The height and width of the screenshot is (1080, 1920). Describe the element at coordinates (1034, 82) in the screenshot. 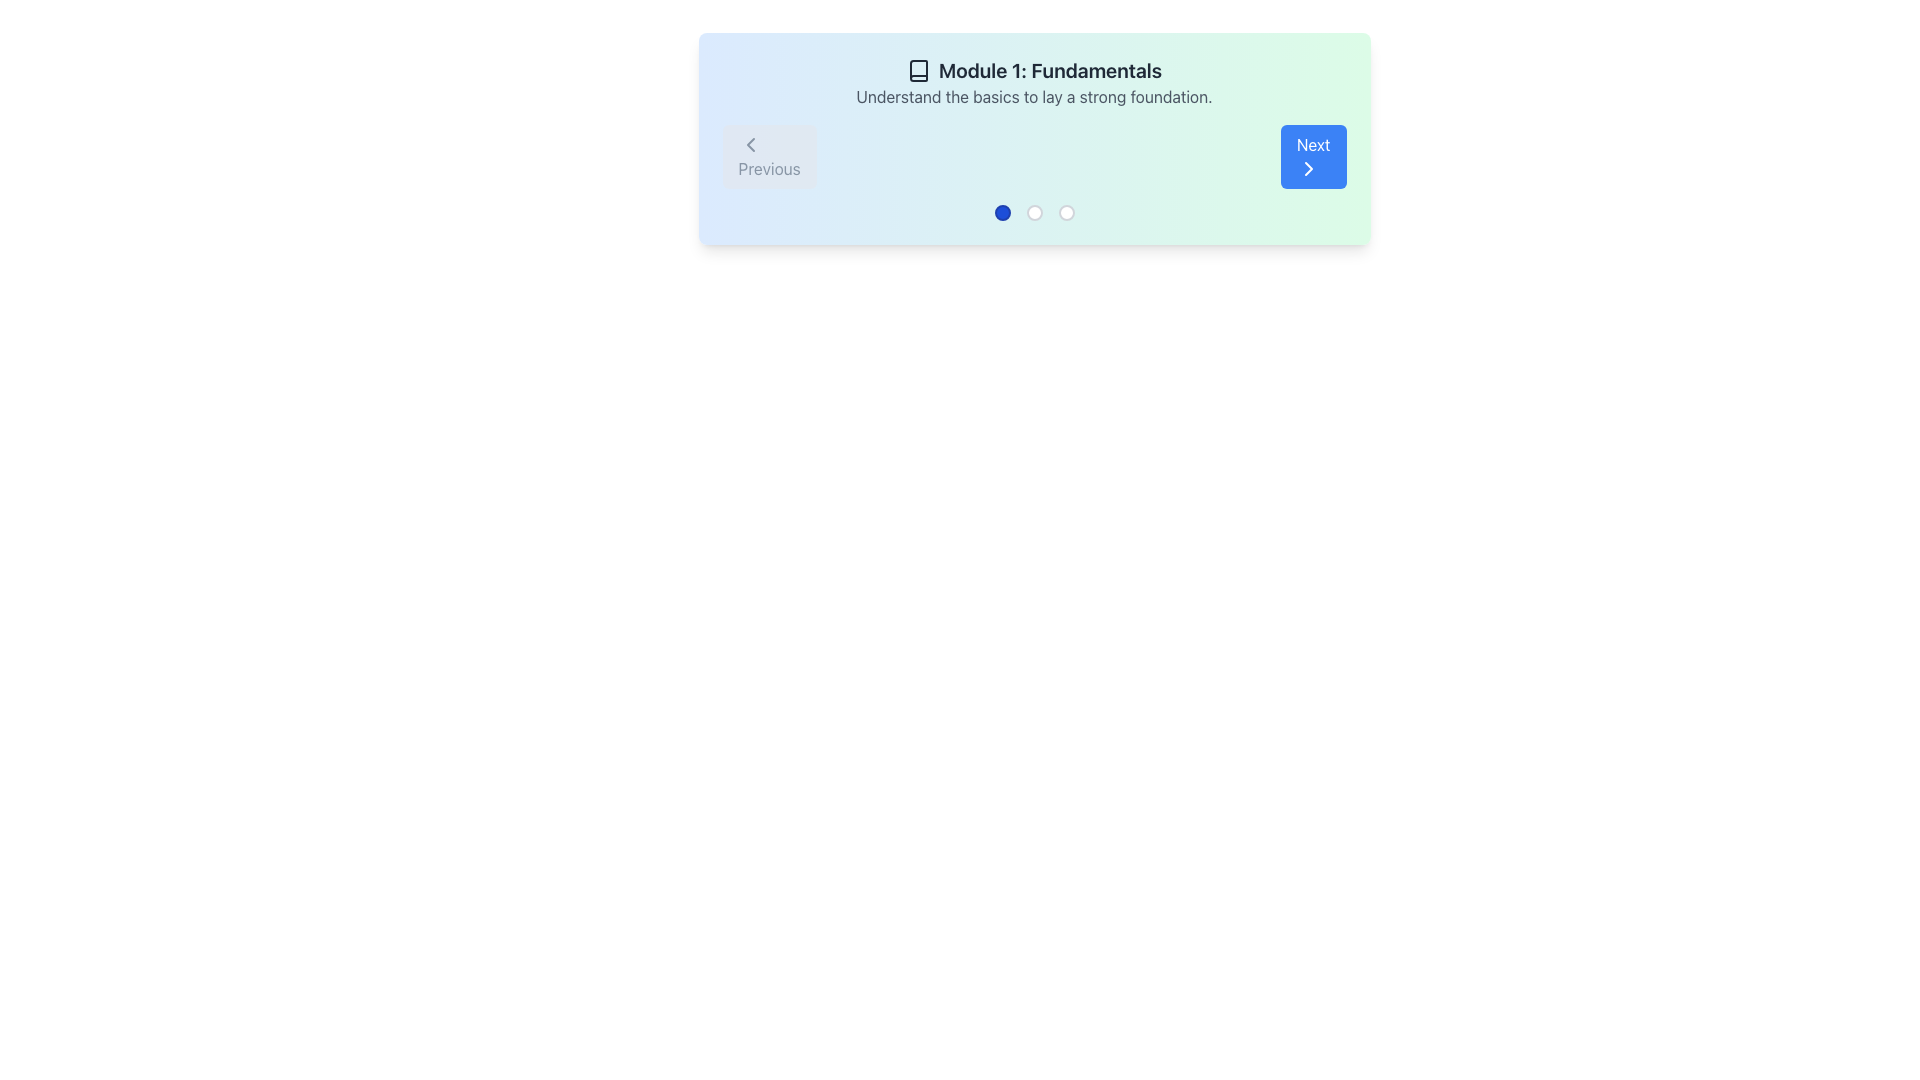

I see `module information from the composite text element that includes a heading and descriptive text, located centrally within the interface's gradient background` at that location.